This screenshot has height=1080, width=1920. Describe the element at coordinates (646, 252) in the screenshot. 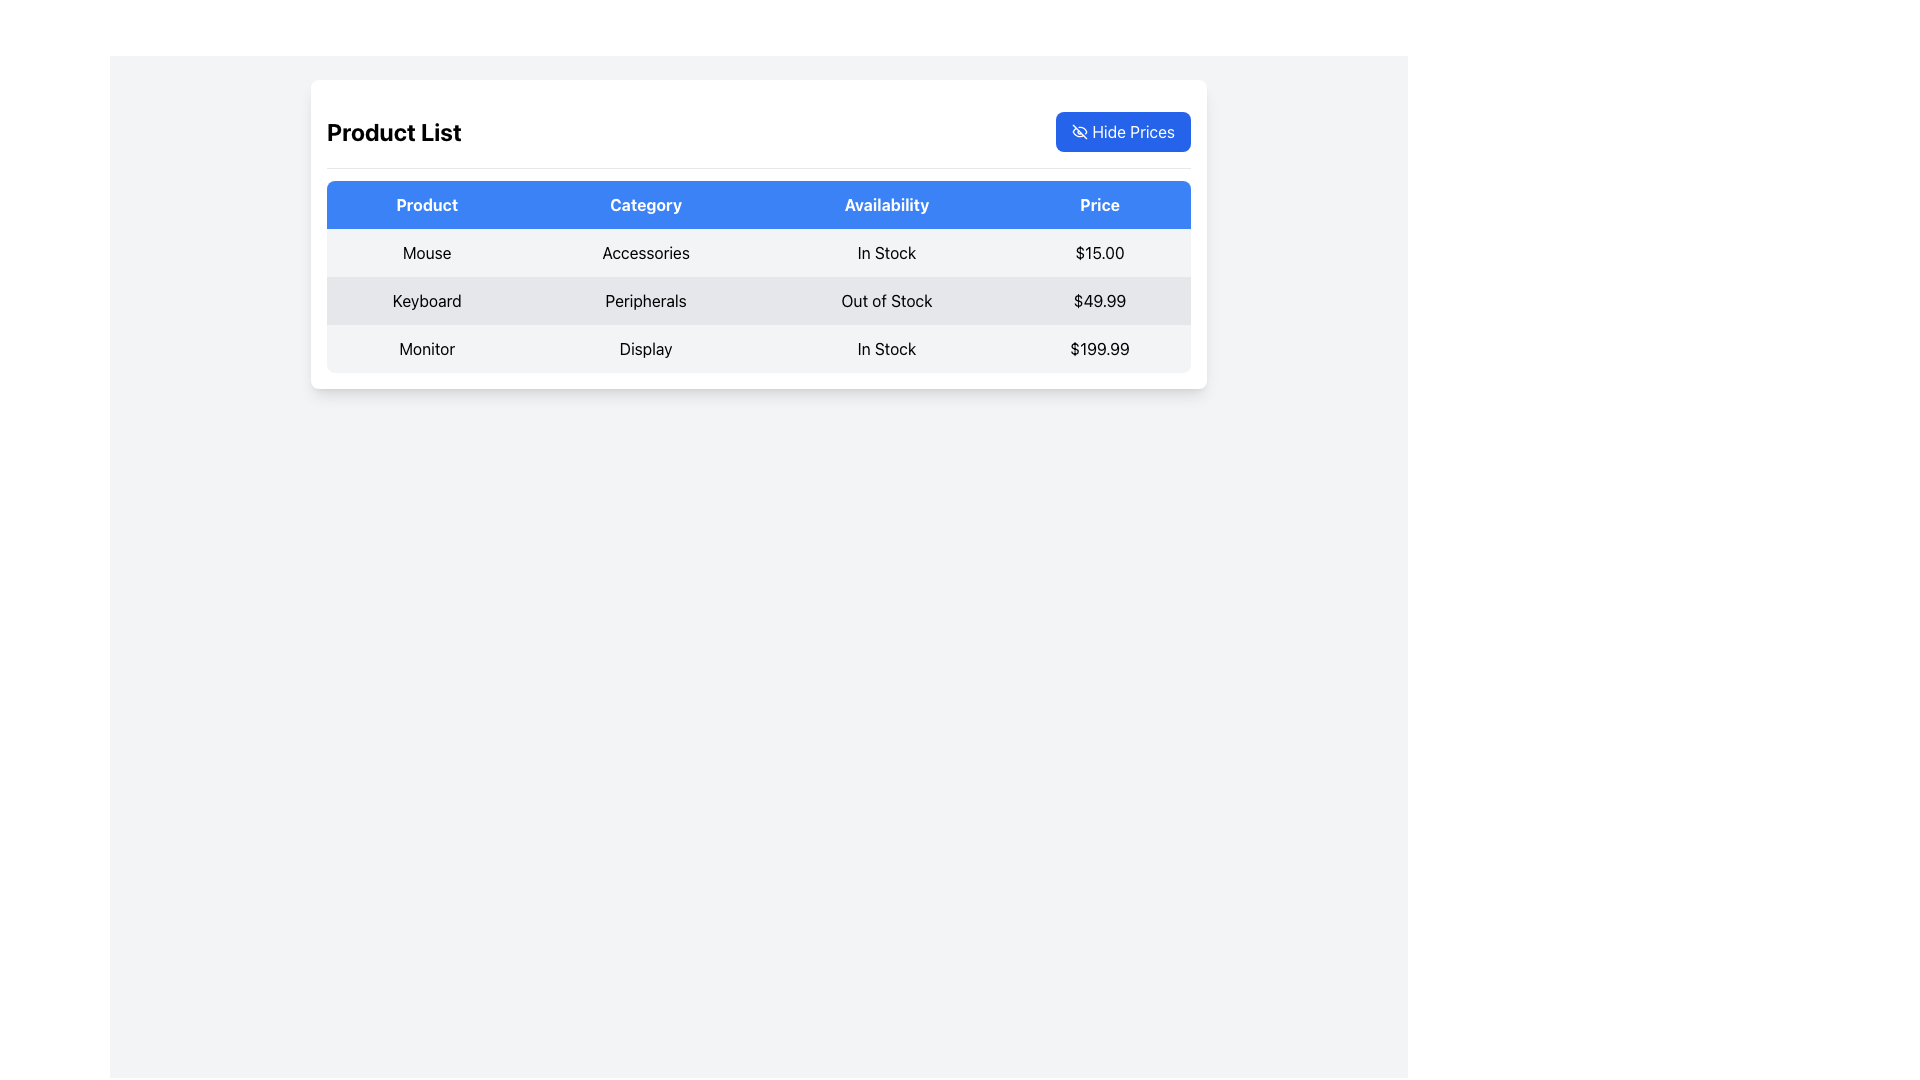

I see `the text label 'Accessories' which categorizes the product 'Mouse' in the interface` at that location.